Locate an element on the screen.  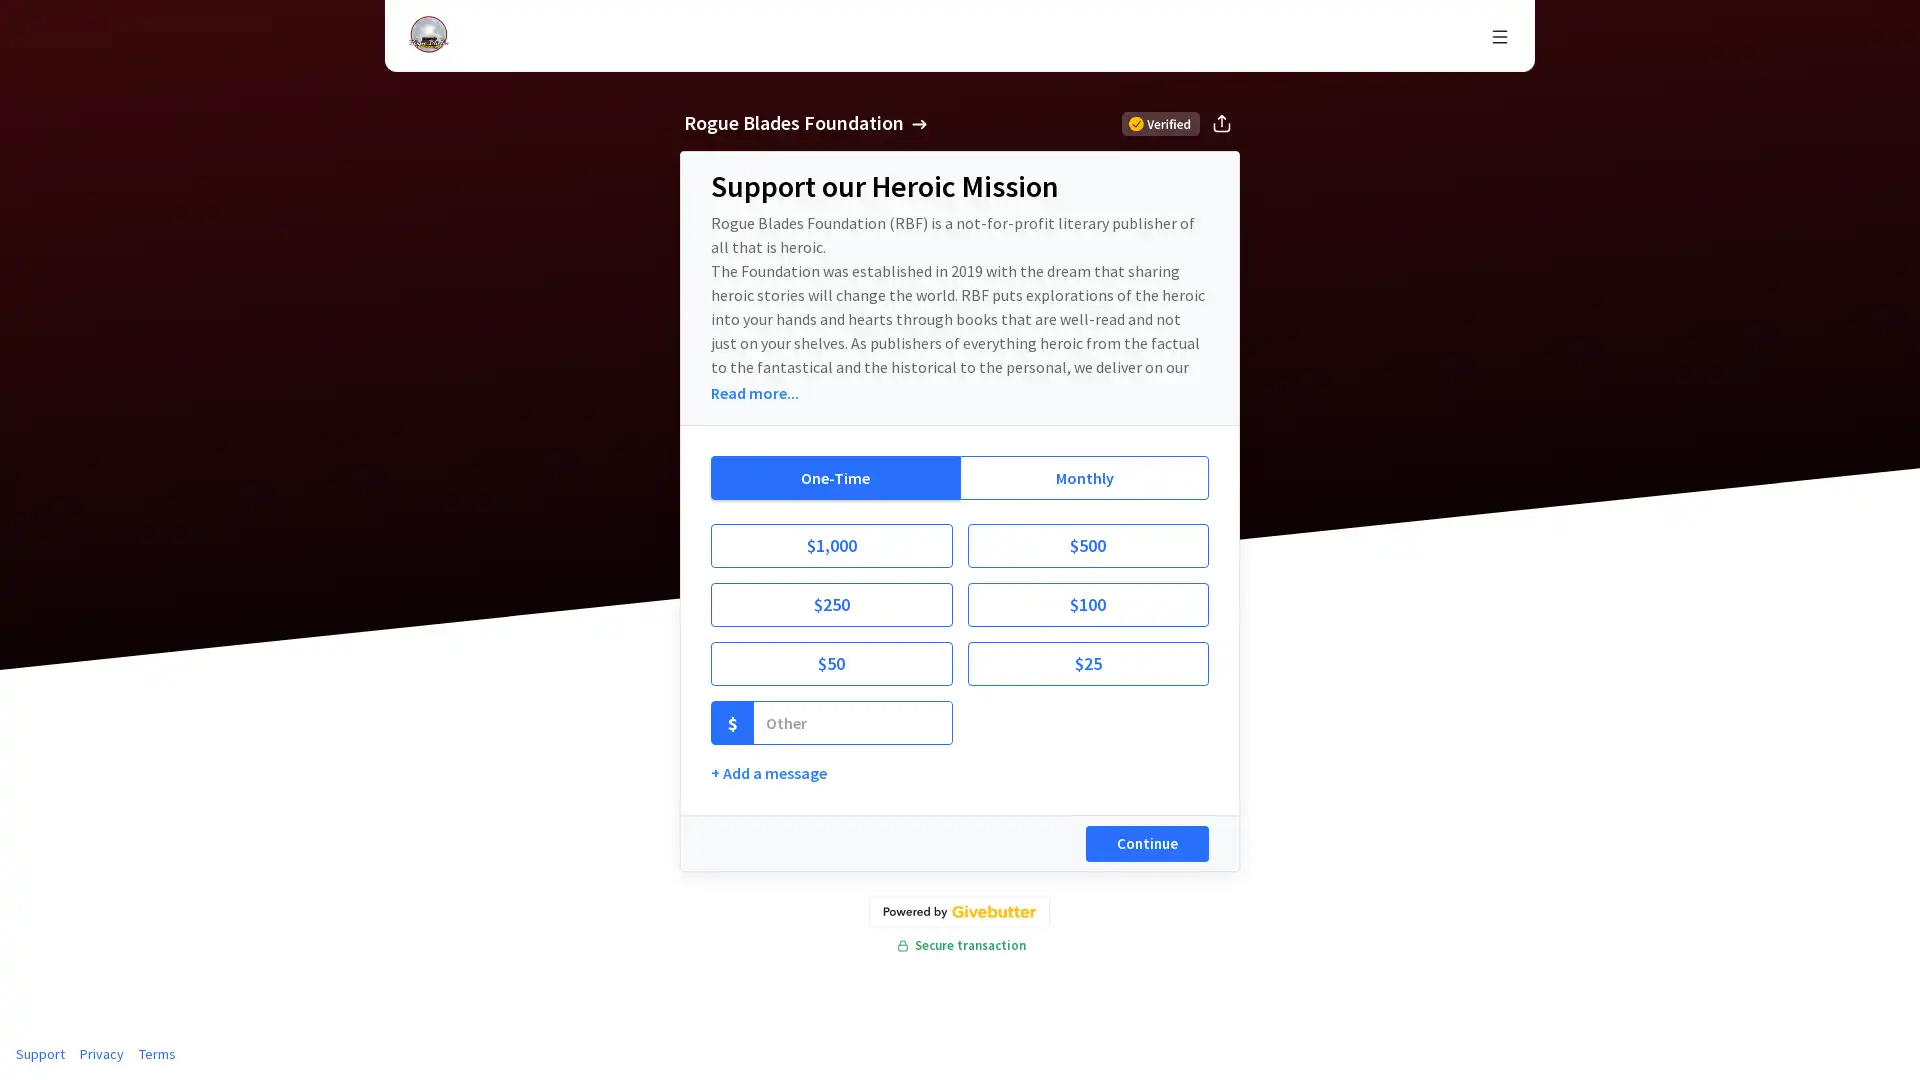
Continue is located at coordinates (1147, 844).